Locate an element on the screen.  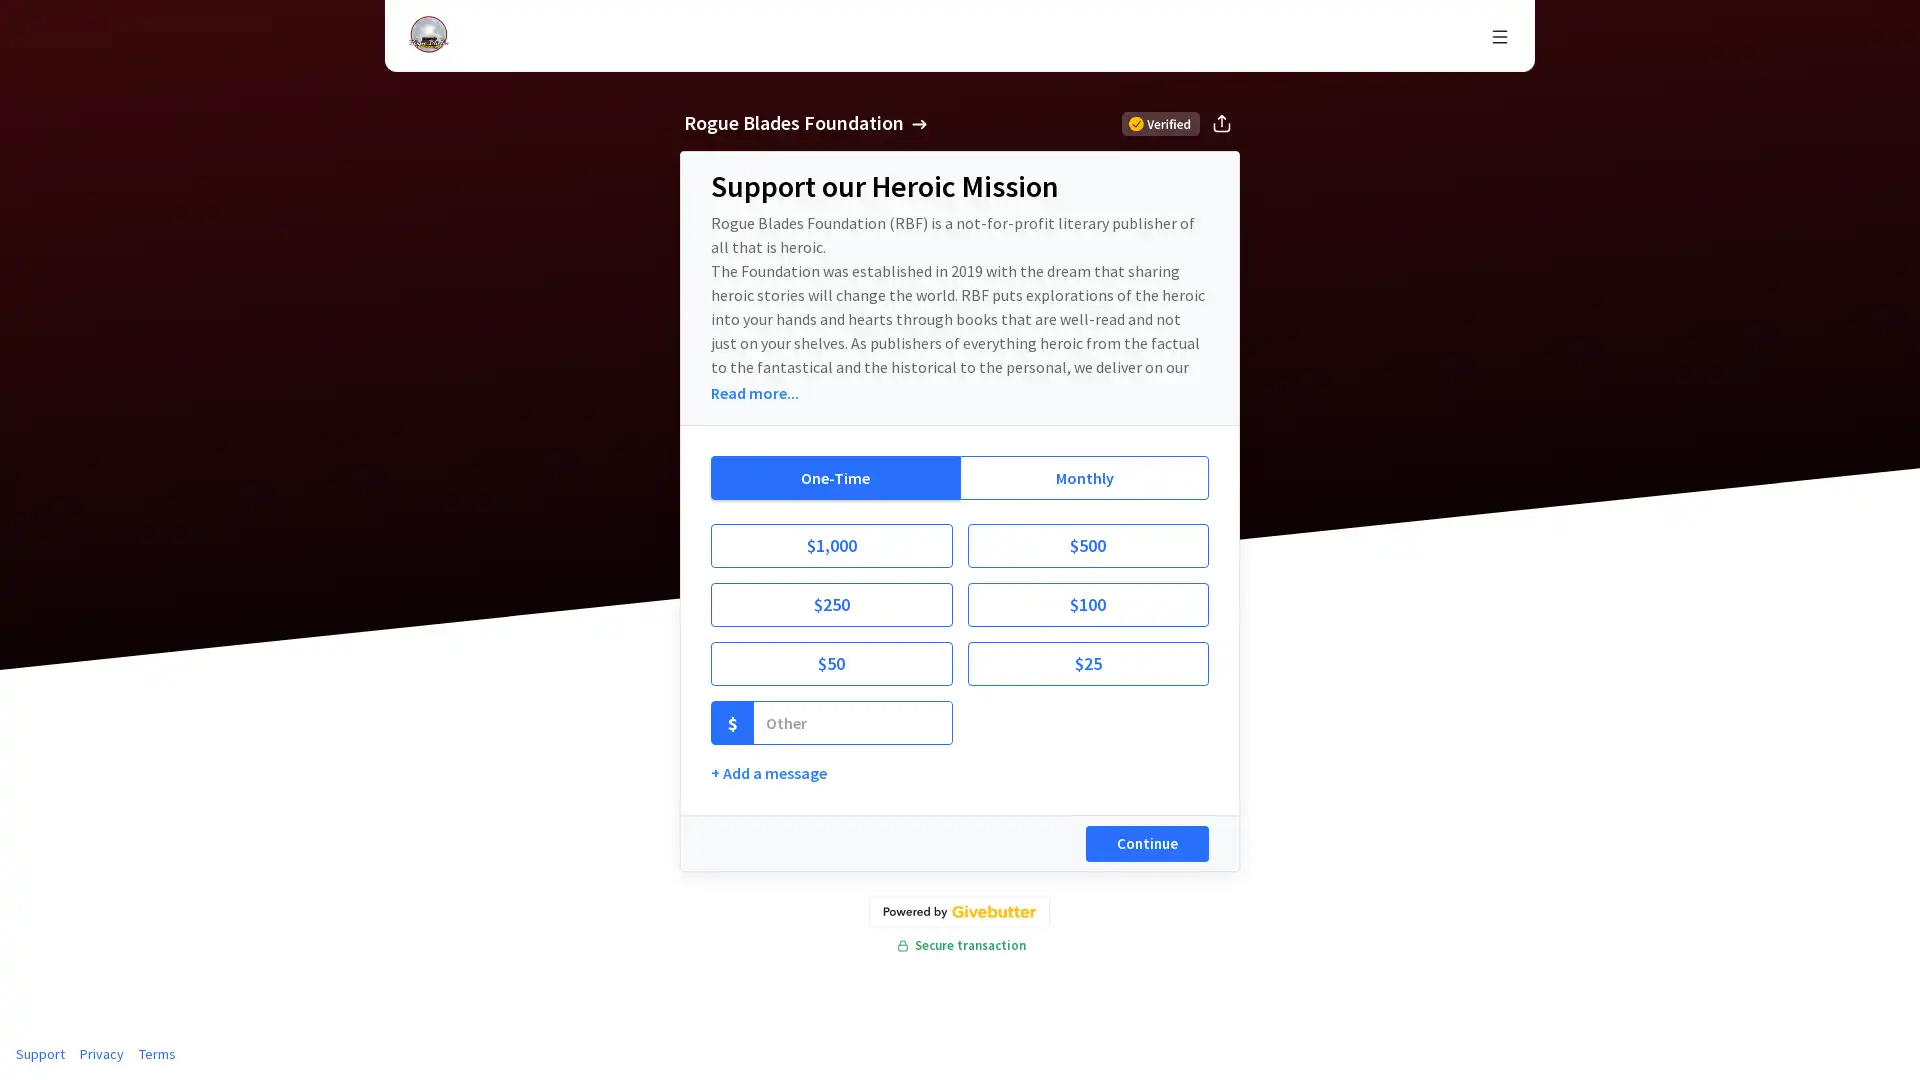
Continue is located at coordinates (1147, 844).